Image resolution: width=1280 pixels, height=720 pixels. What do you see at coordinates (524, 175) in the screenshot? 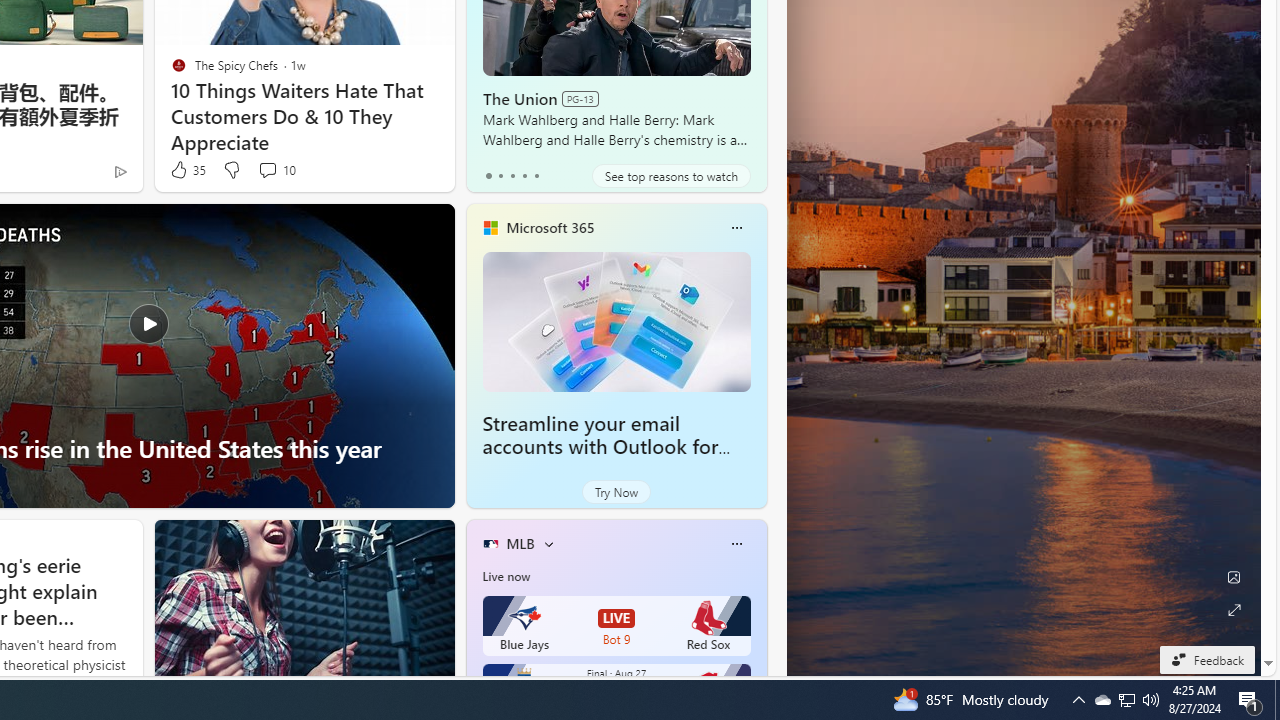
I see `'tab-3'` at bounding box center [524, 175].